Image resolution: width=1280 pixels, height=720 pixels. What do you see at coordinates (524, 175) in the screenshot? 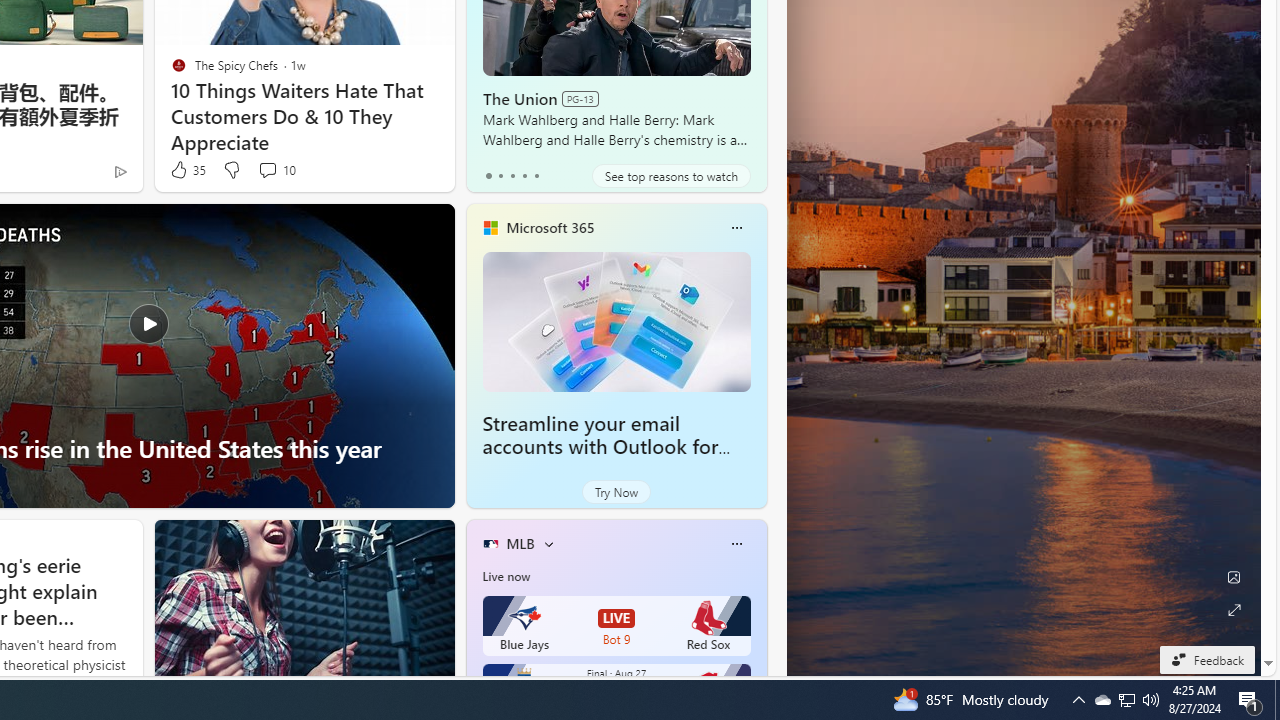
I see `'tab-3'` at bounding box center [524, 175].